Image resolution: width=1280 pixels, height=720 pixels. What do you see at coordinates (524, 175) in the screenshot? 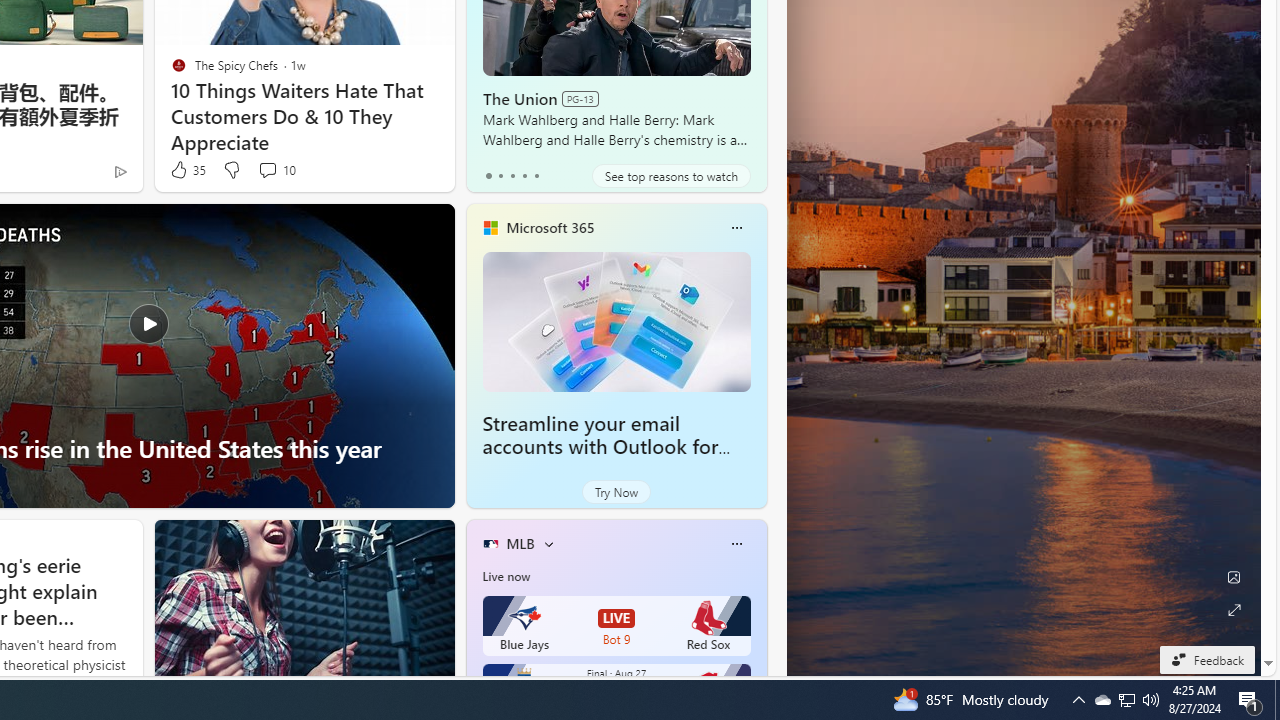
I see `'tab-3'` at bounding box center [524, 175].